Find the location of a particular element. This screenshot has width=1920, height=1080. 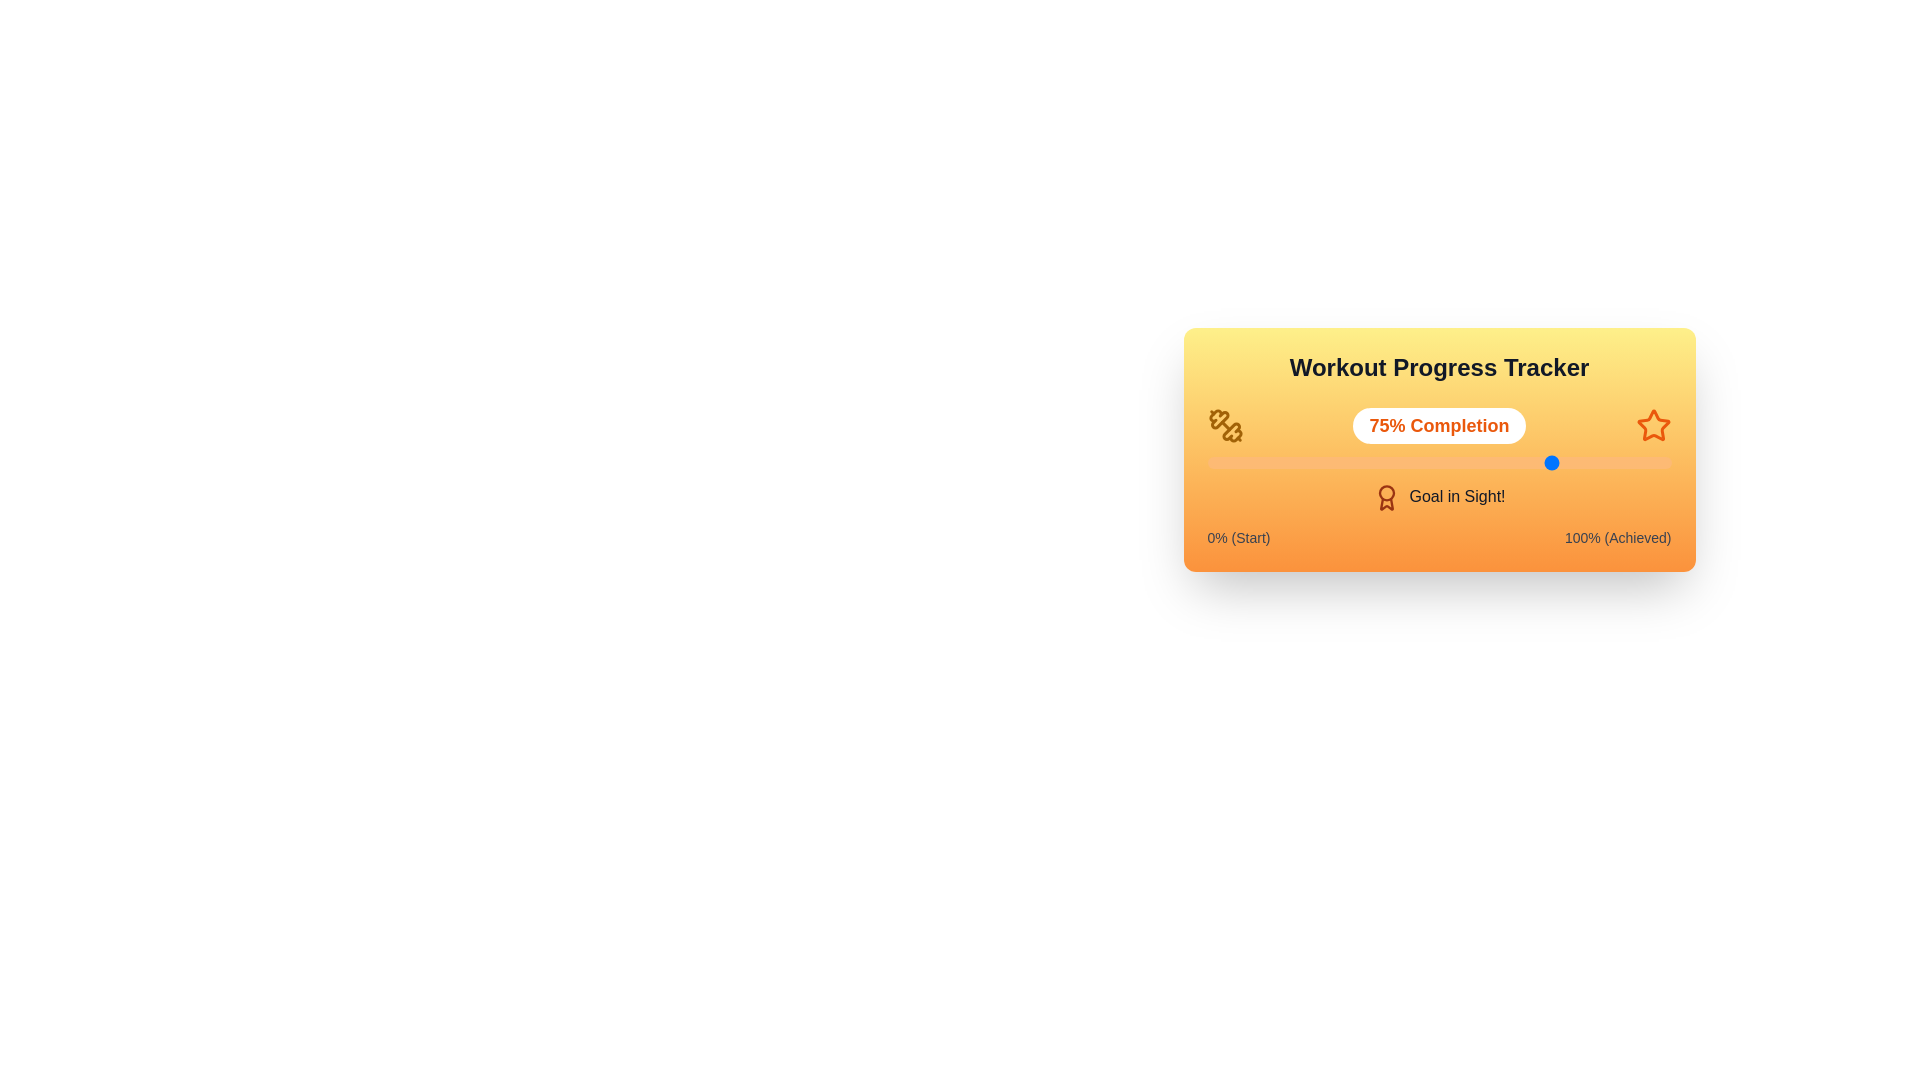

the progress slider to 10% is located at coordinates (1252, 462).